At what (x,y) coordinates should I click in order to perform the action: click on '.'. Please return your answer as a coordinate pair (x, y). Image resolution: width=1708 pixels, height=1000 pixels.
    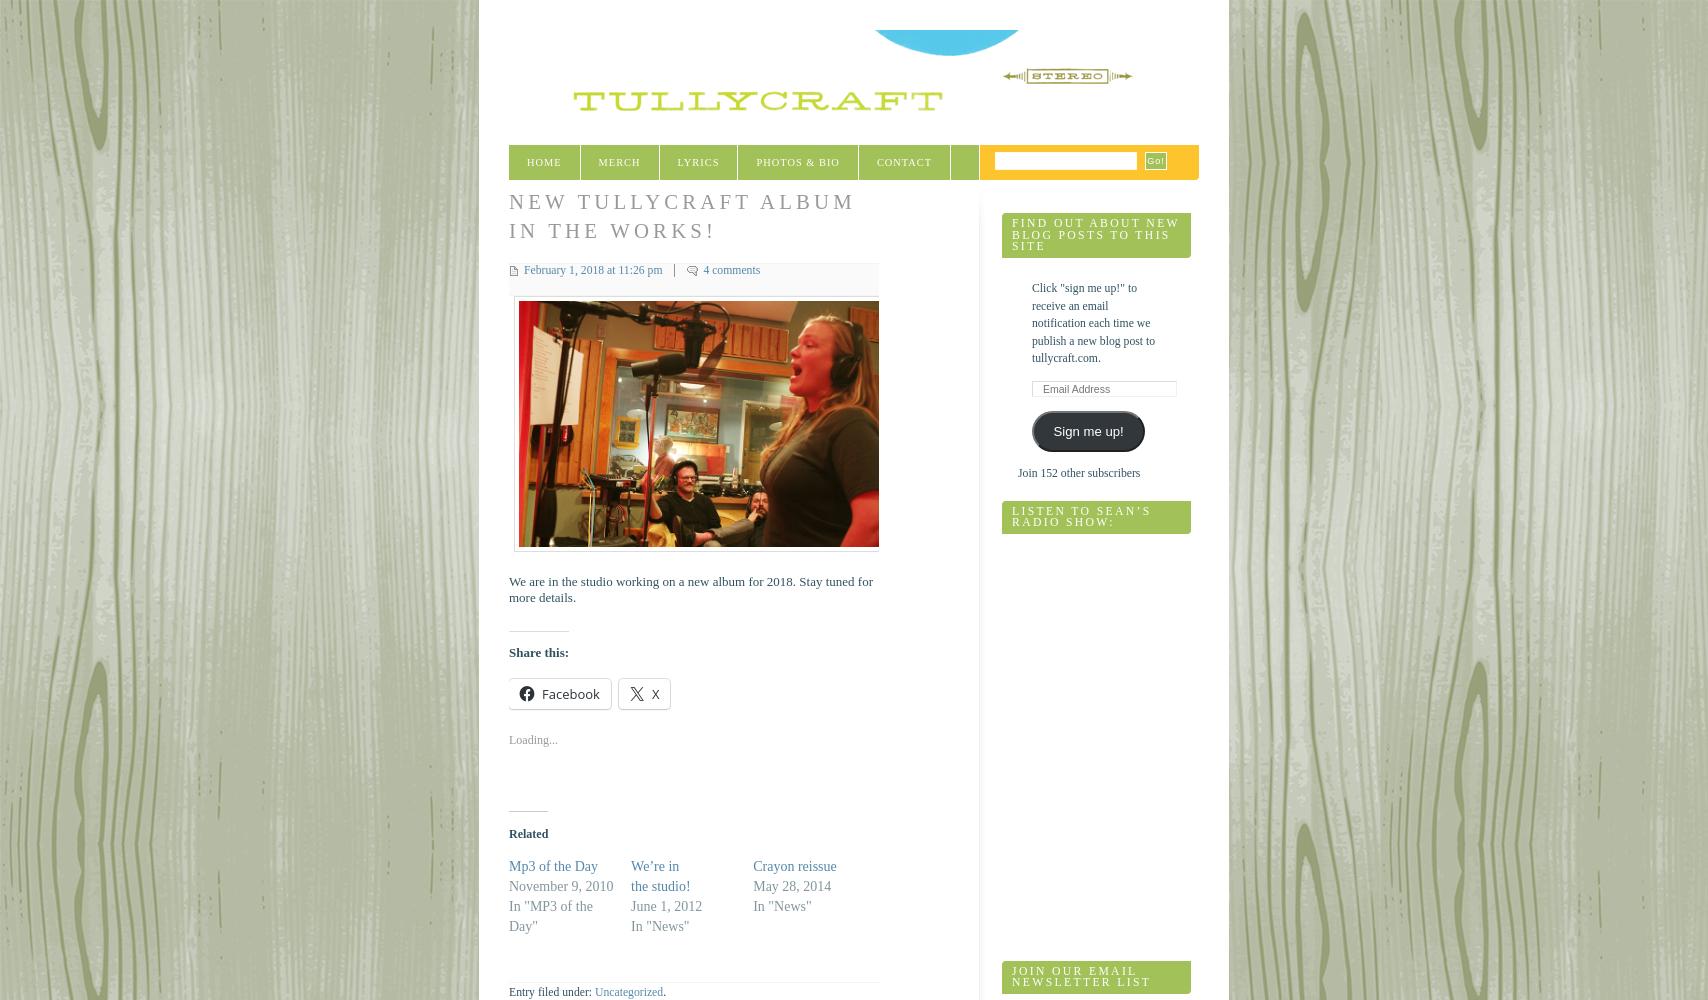
    Looking at the image, I should click on (664, 991).